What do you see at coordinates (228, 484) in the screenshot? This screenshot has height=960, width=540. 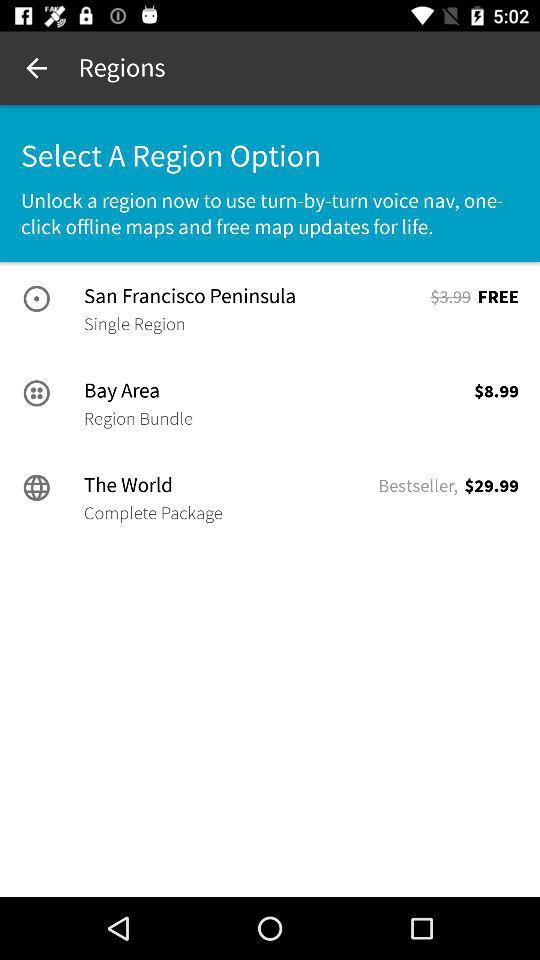 I see `the icon below the region bundle icon` at bounding box center [228, 484].